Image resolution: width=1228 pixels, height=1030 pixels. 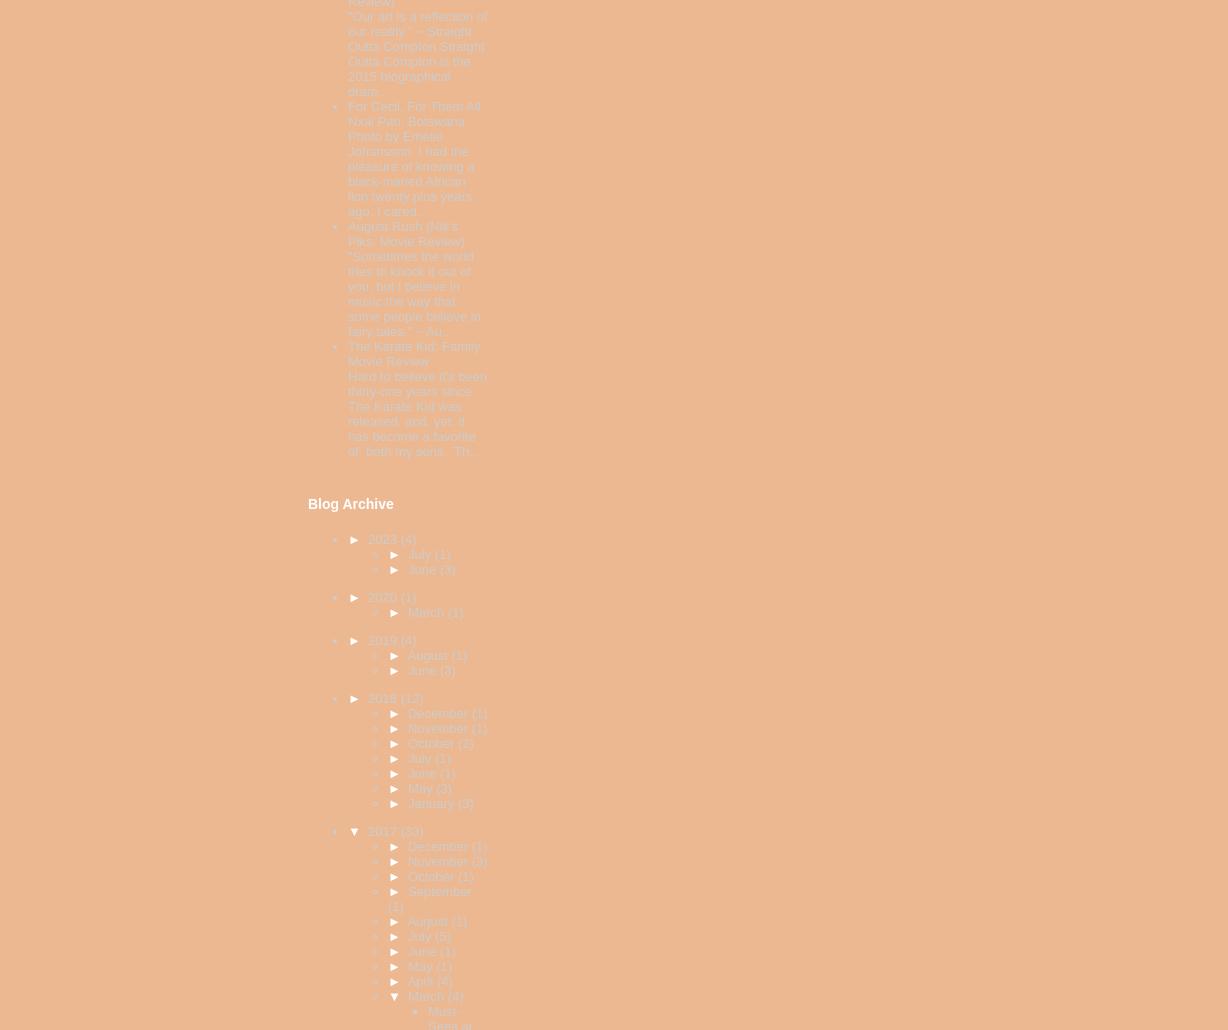 I want to click on 'Blog Archive', so click(x=350, y=502).